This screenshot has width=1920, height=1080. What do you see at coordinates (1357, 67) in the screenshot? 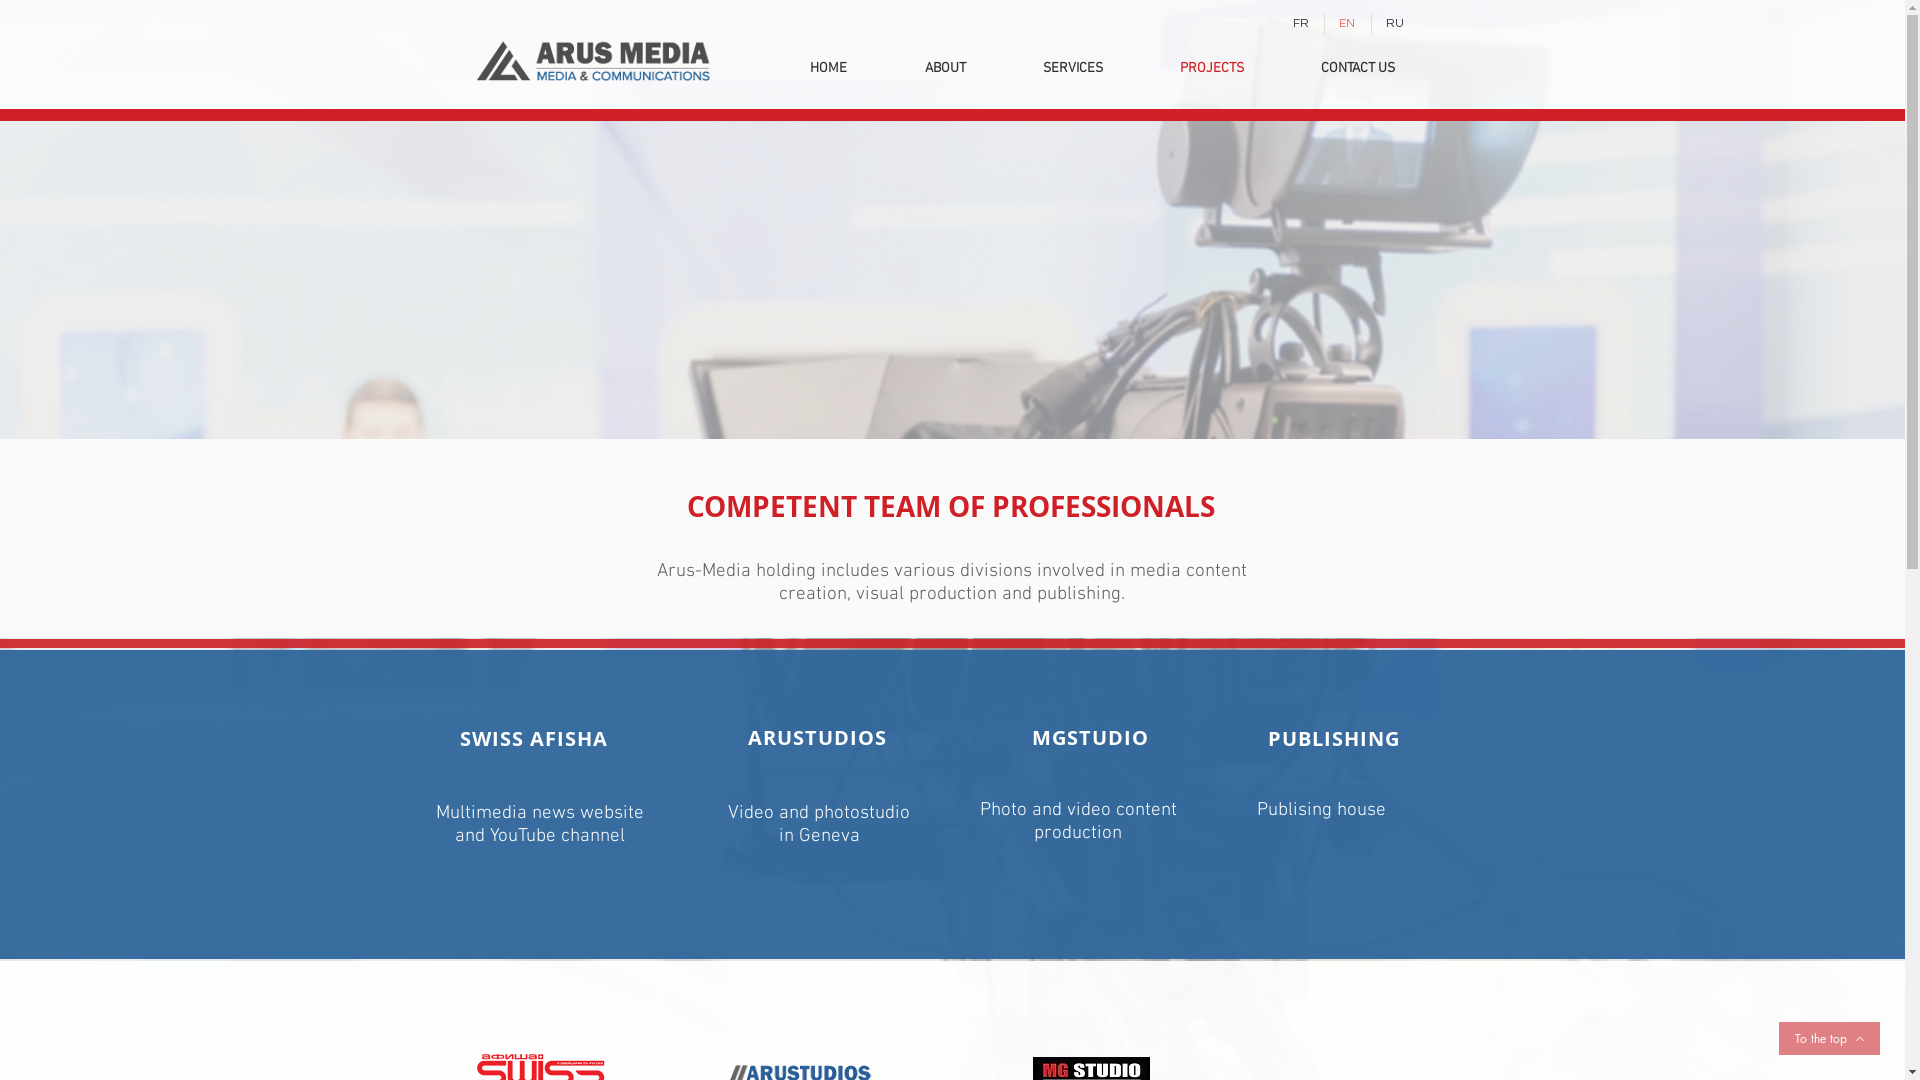
I see `'CONTACT US'` at bounding box center [1357, 67].